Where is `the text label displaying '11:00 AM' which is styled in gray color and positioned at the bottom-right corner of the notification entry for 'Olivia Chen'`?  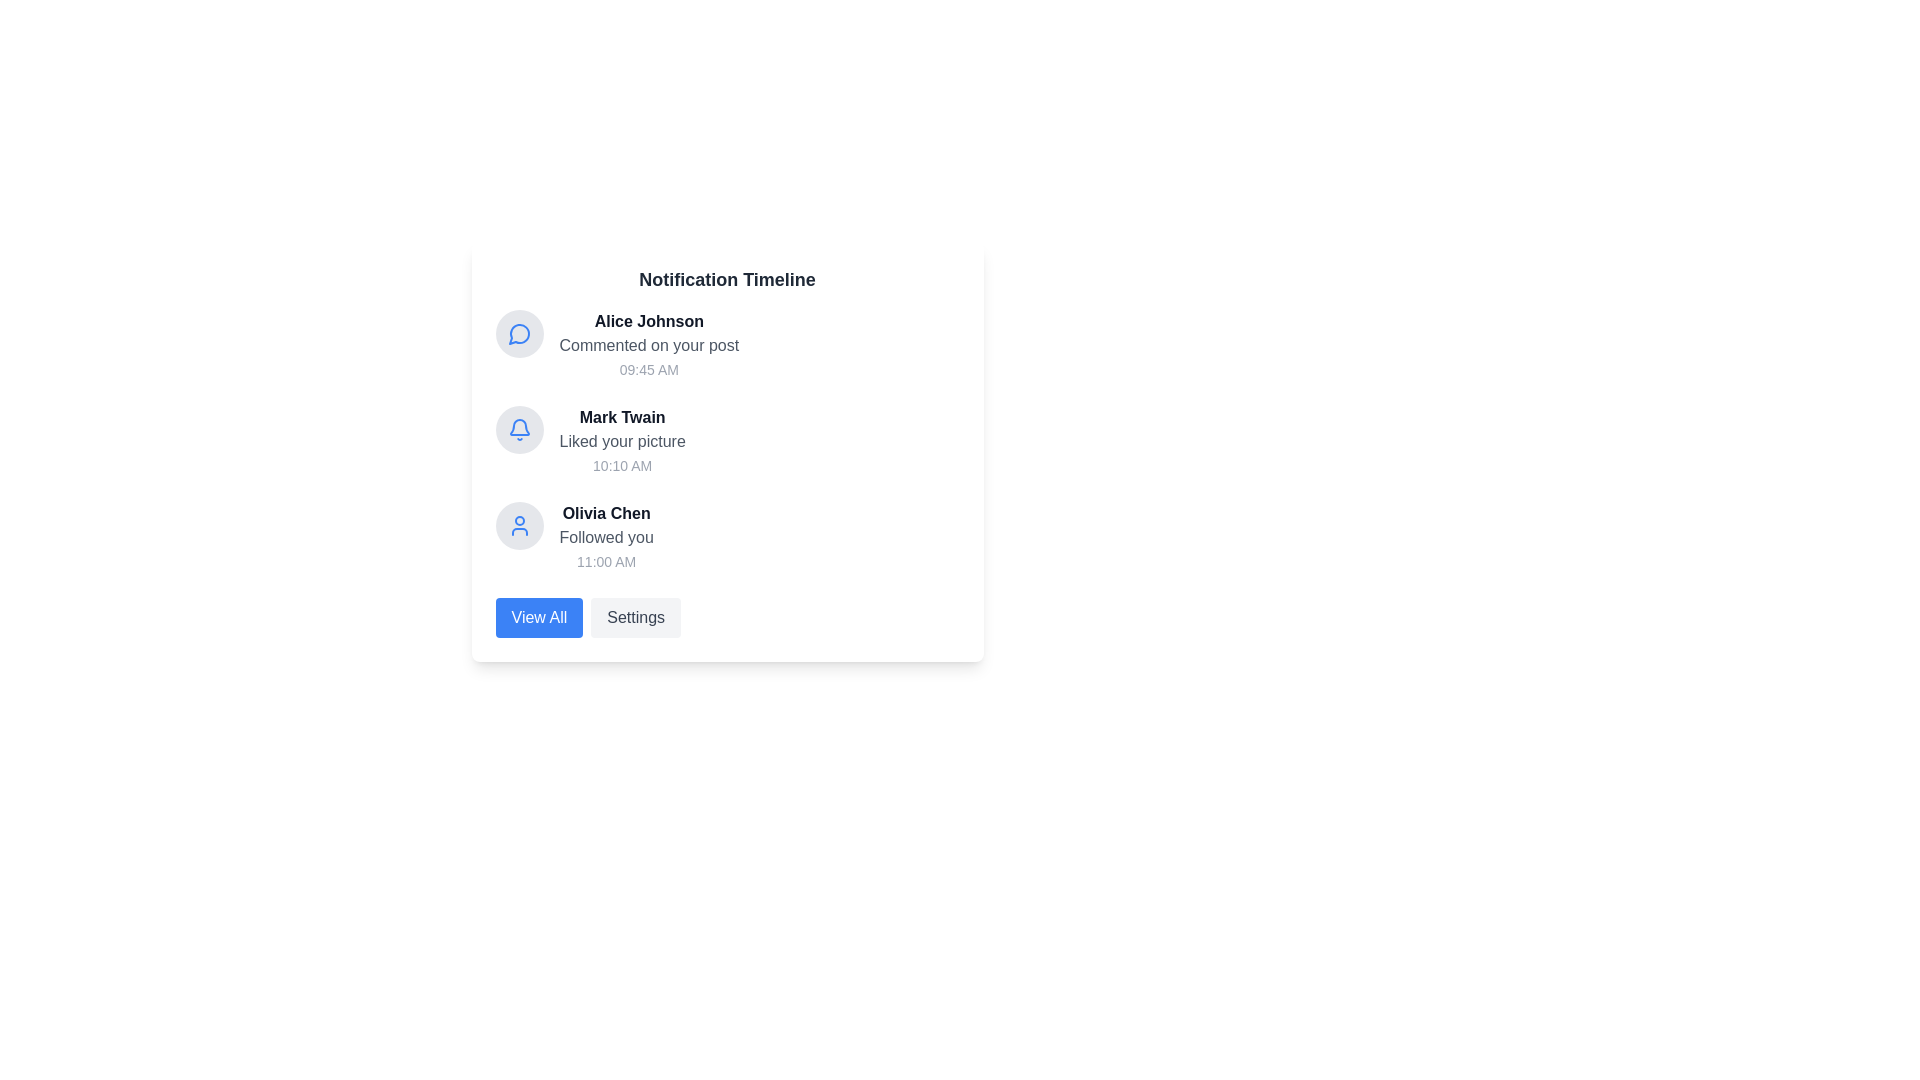 the text label displaying '11:00 AM' which is styled in gray color and positioned at the bottom-right corner of the notification entry for 'Olivia Chen' is located at coordinates (605, 562).